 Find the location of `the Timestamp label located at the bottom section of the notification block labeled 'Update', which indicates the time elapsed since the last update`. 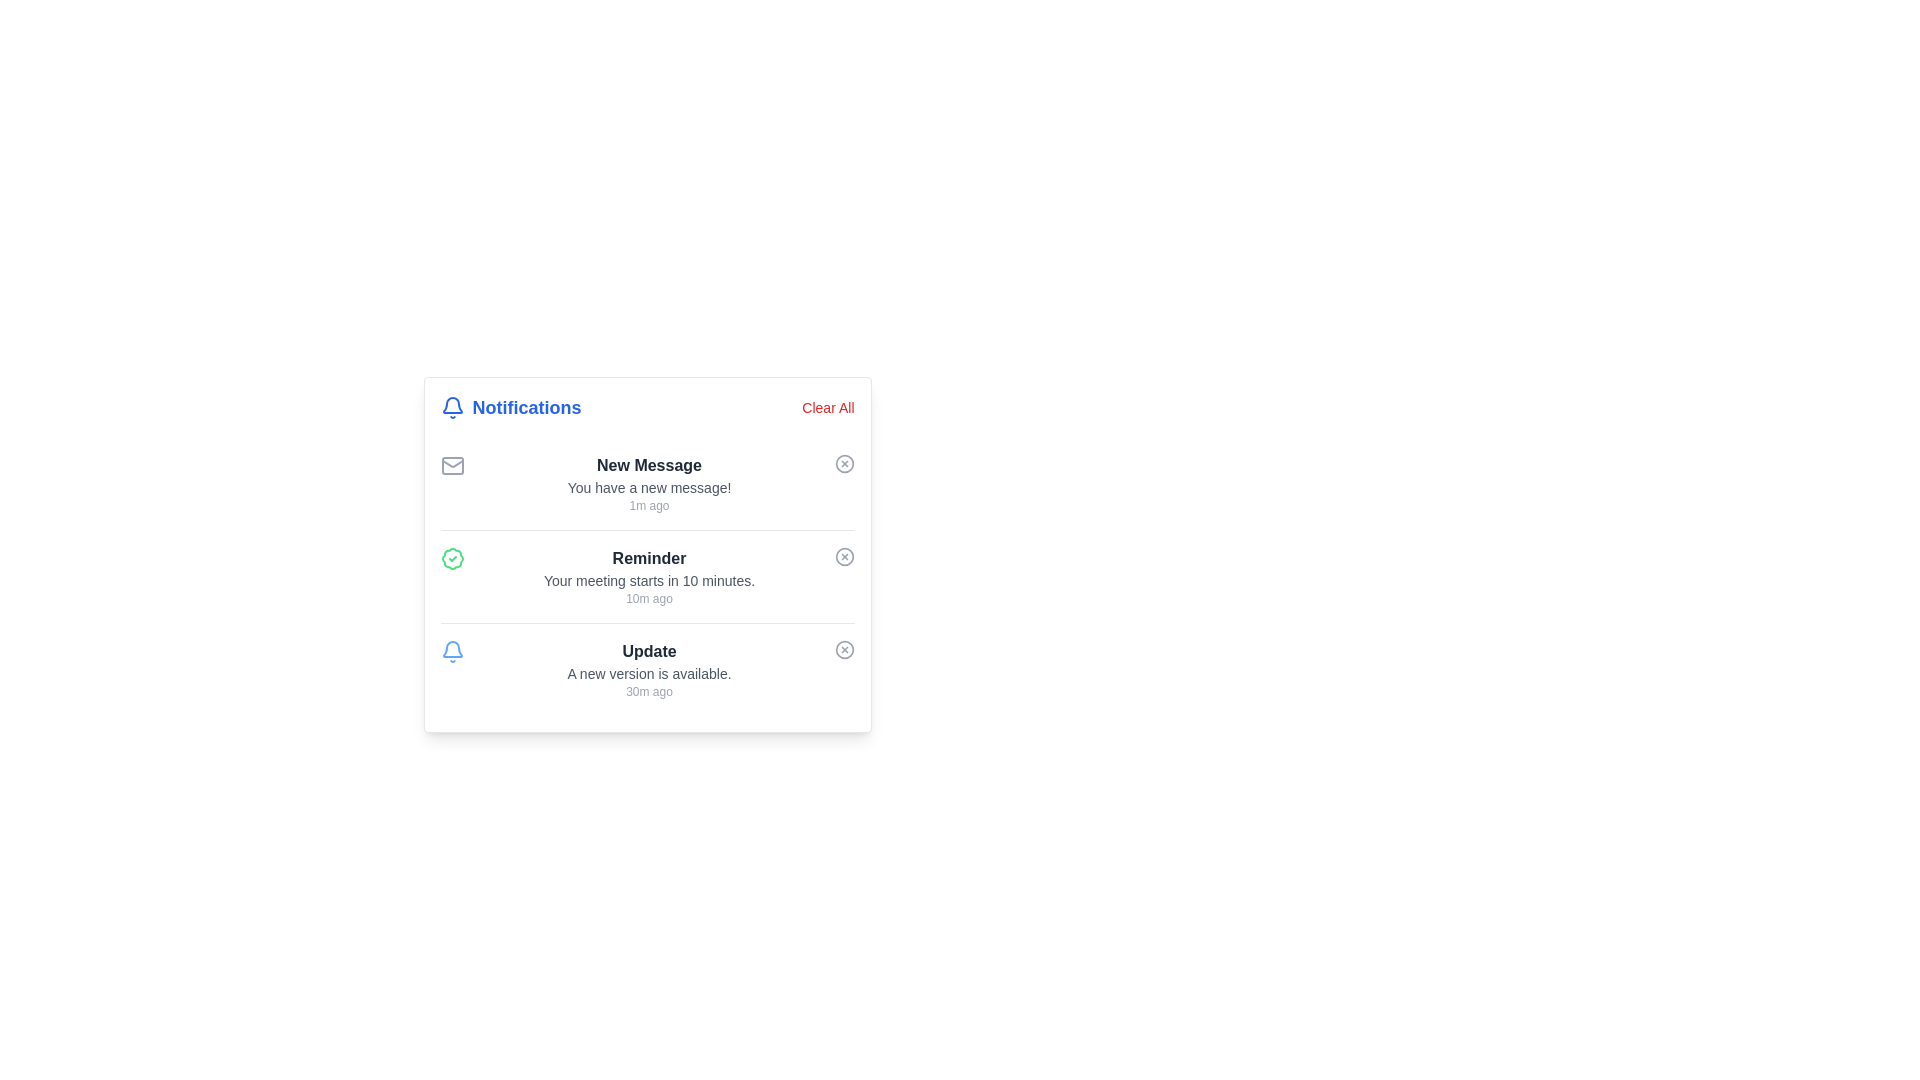

the Timestamp label located at the bottom section of the notification block labeled 'Update', which indicates the time elapsed since the last update is located at coordinates (649, 690).